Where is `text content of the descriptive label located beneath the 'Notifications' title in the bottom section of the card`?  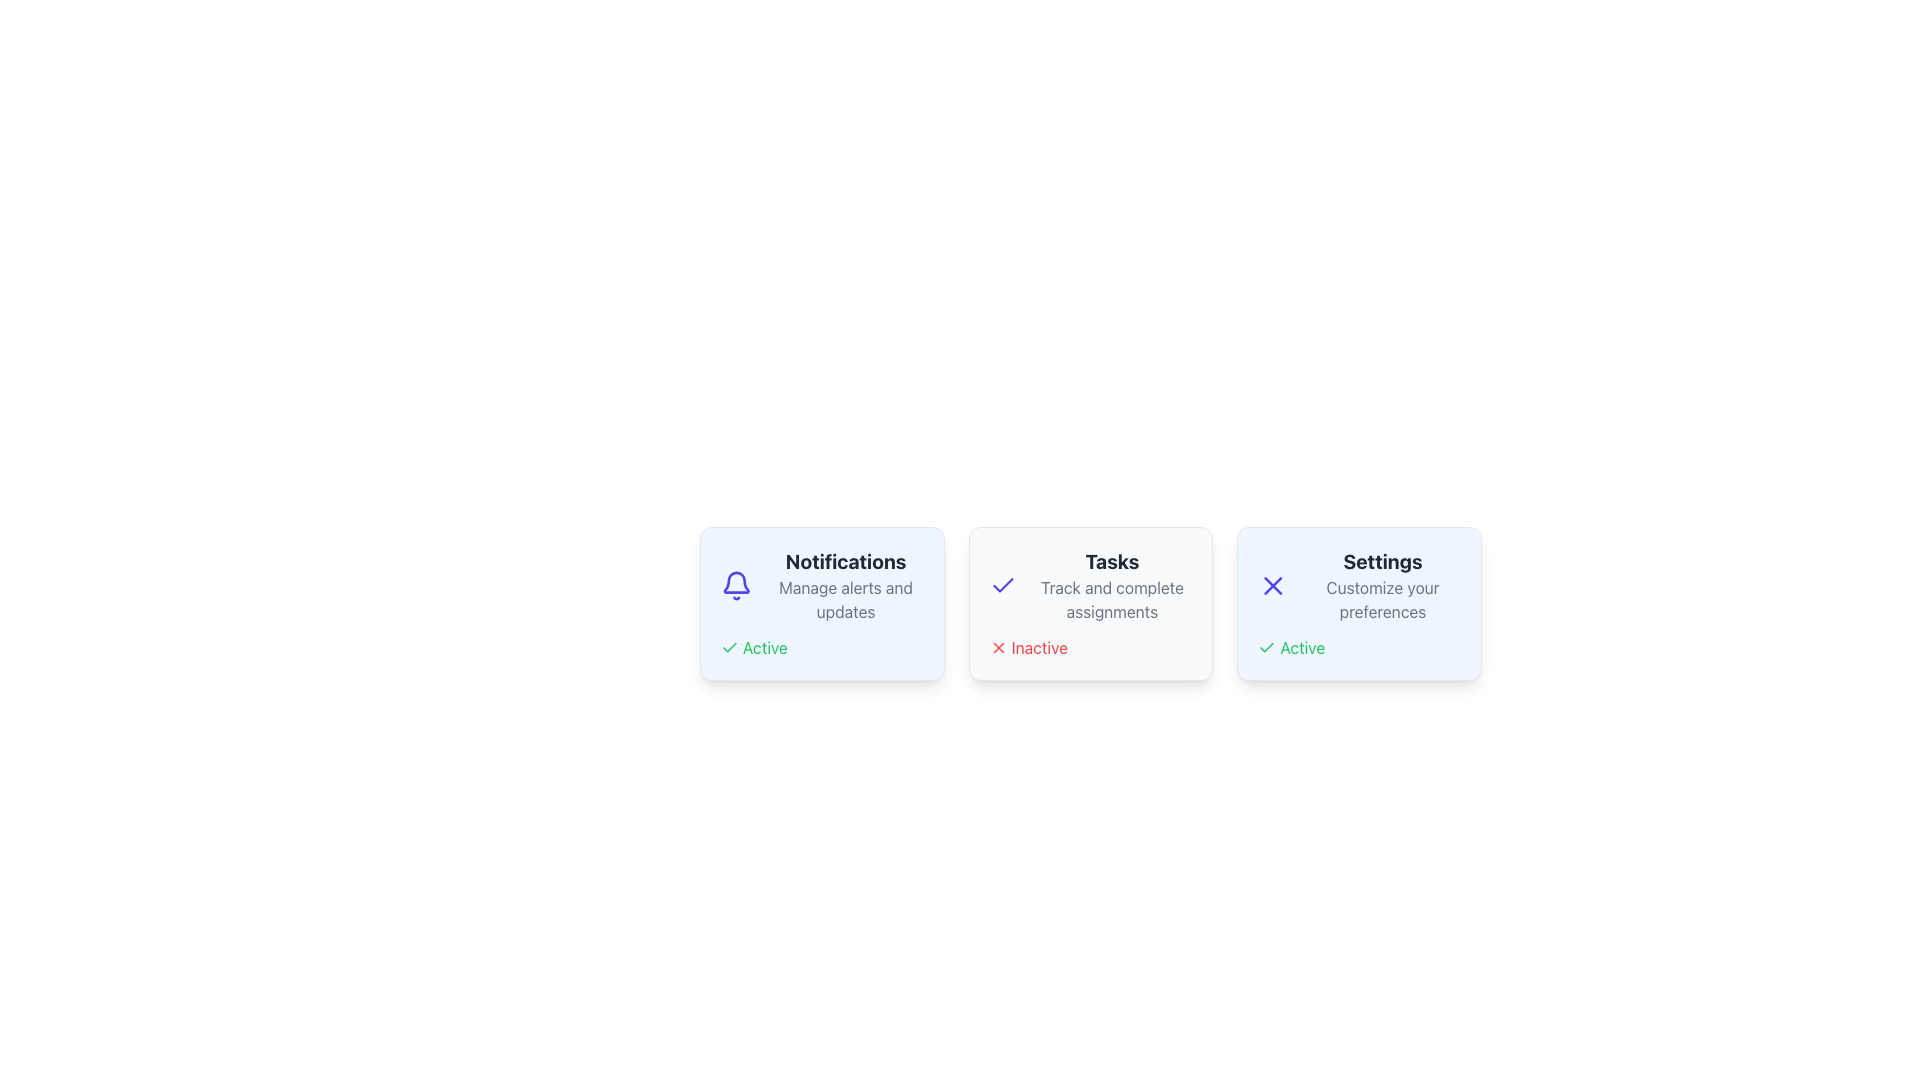 text content of the descriptive label located beneath the 'Notifications' title in the bottom section of the card is located at coordinates (846, 599).